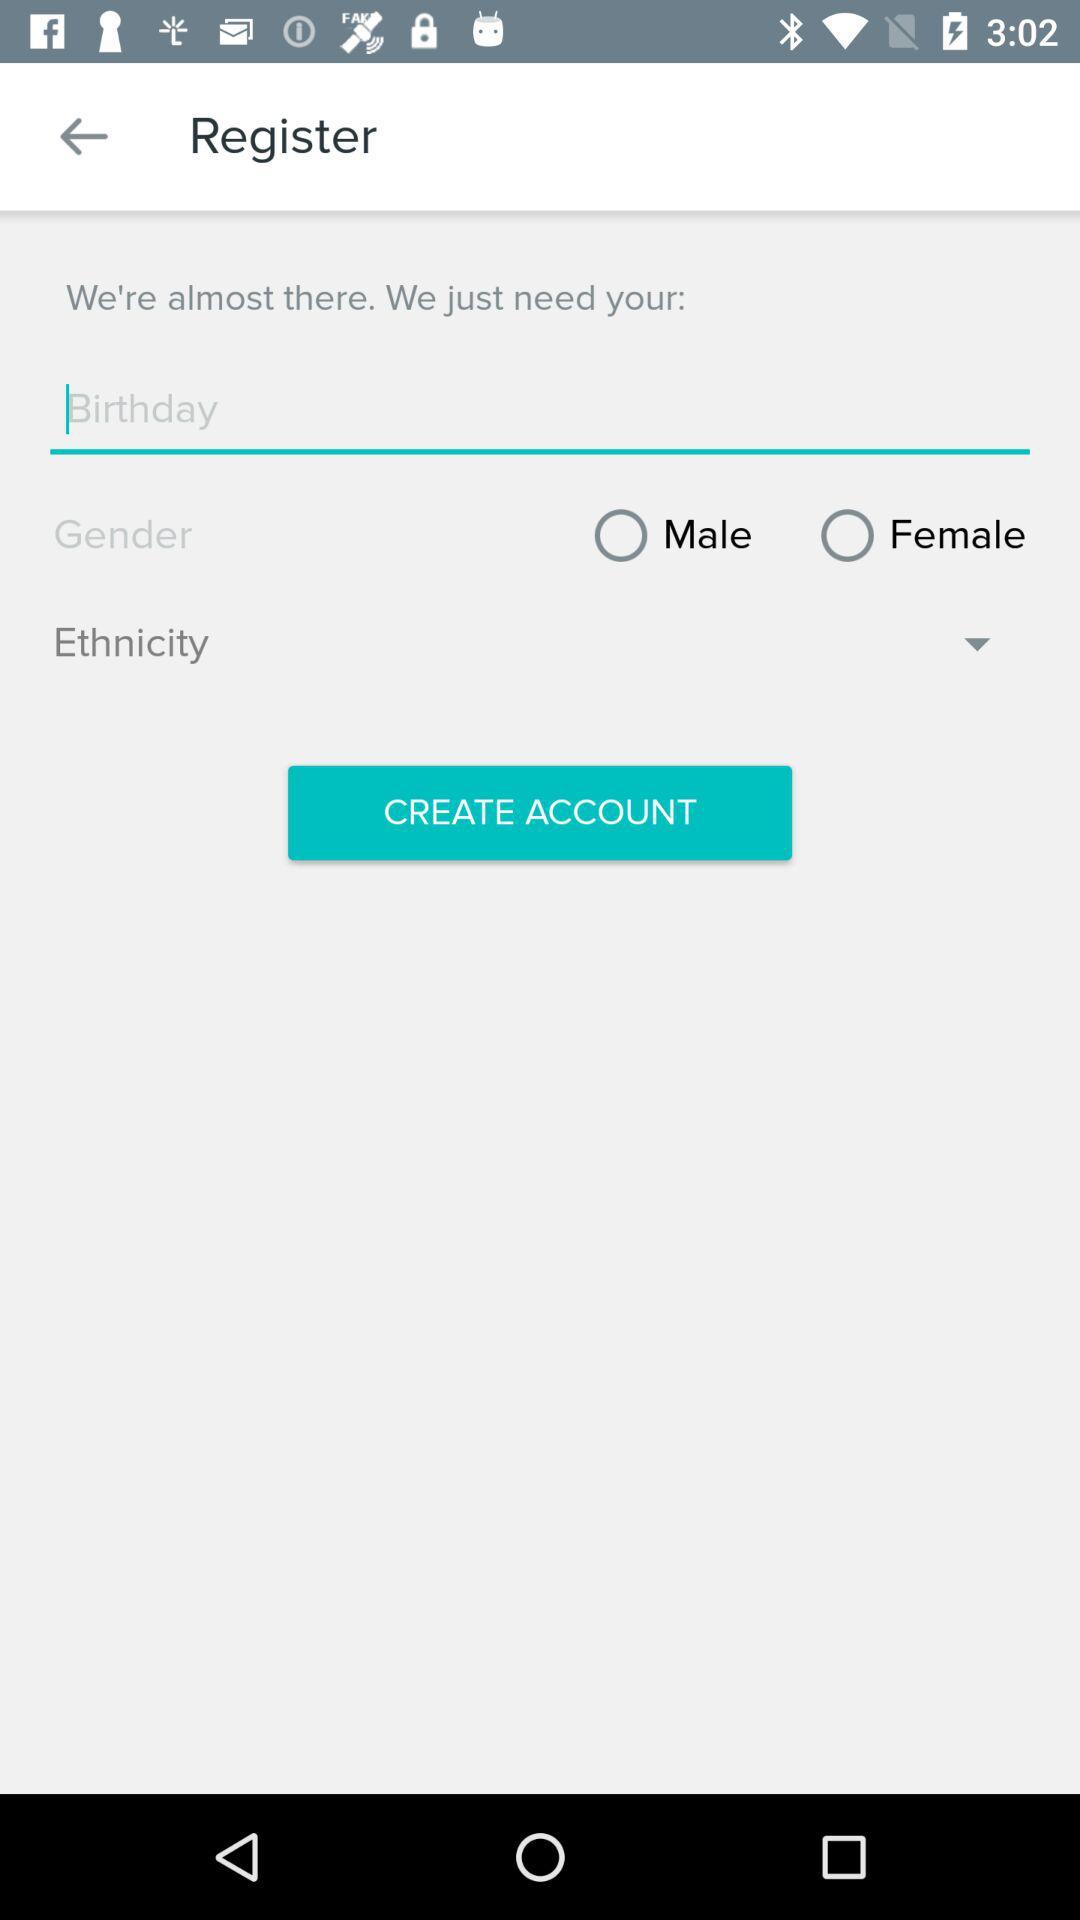 The width and height of the screenshot is (1080, 1920). Describe the element at coordinates (666, 535) in the screenshot. I see `item to the left of female` at that location.